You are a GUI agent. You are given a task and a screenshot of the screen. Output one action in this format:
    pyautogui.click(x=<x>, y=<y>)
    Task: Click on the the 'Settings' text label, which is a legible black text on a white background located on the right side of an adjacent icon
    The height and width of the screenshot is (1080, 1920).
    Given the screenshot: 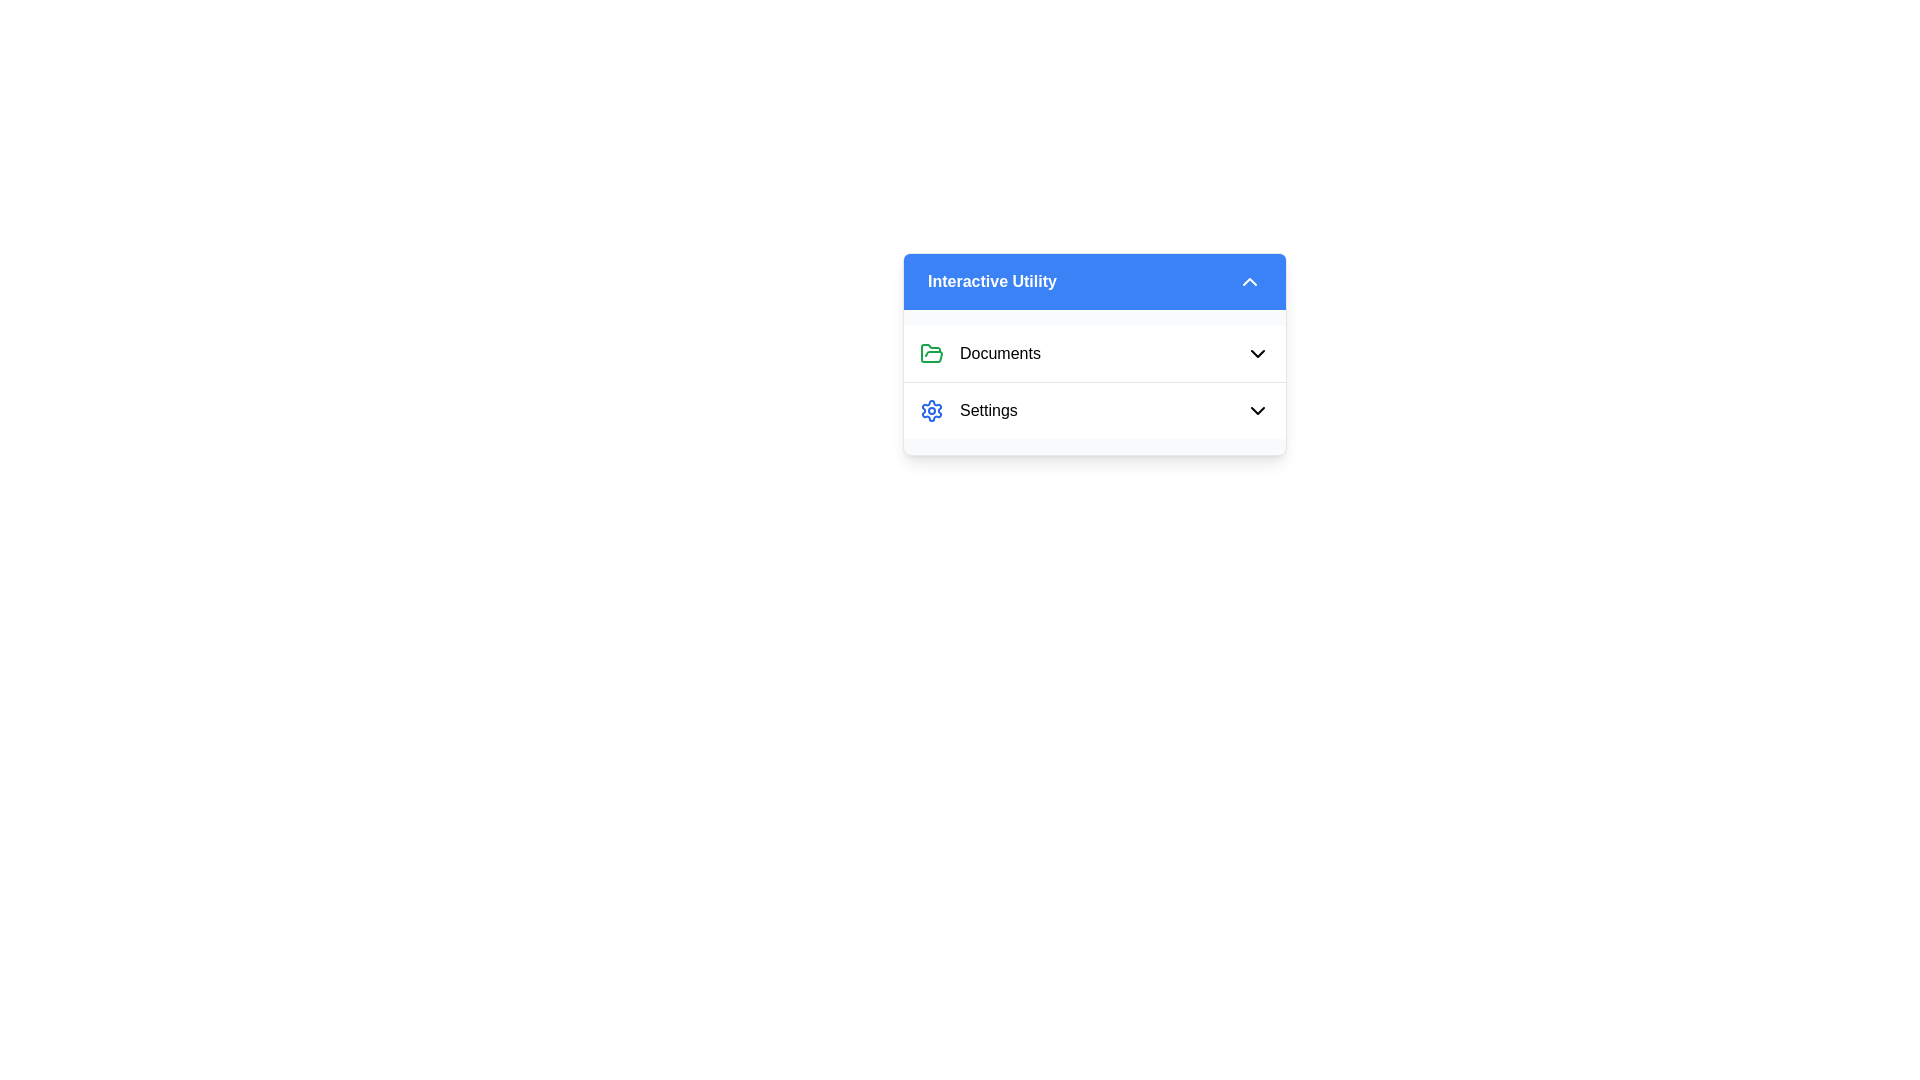 What is the action you would take?
    pyautogui.click(x=988, y=410)
    